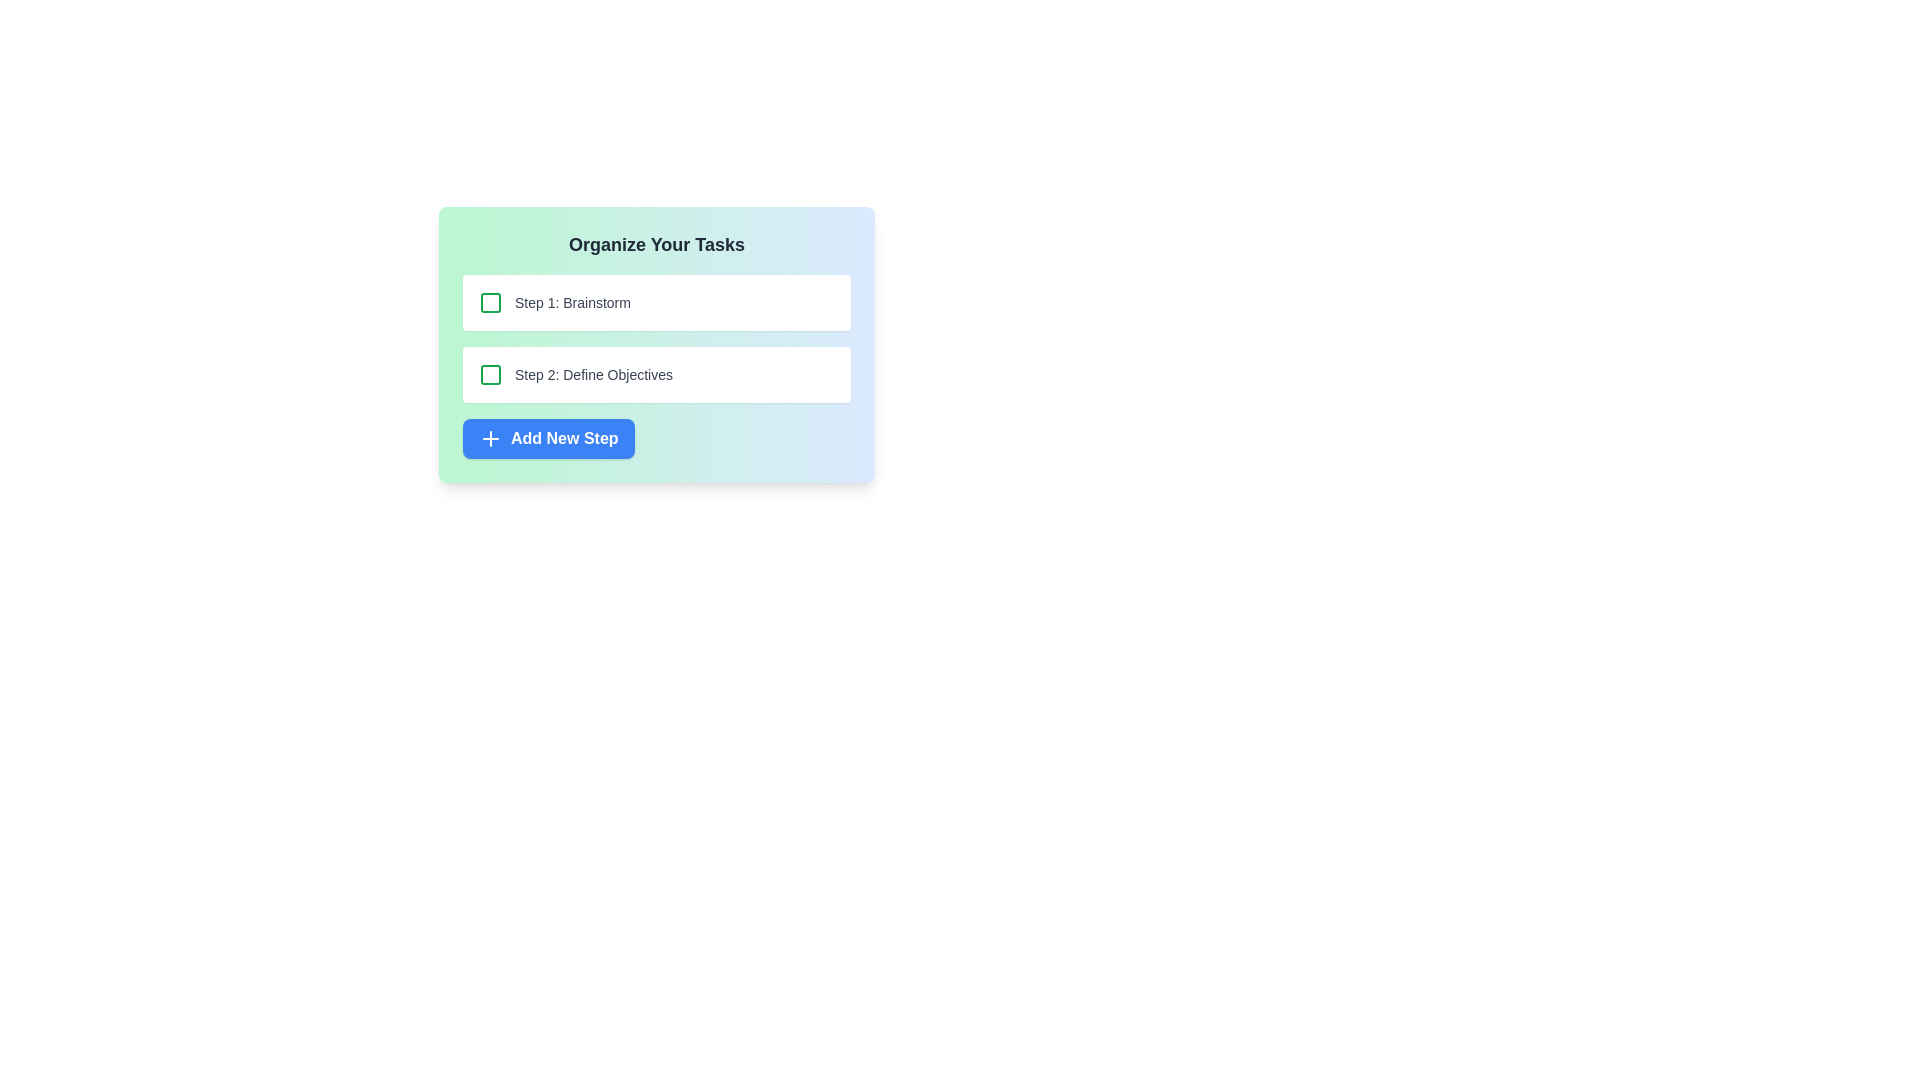 This screenshot has height=1080, width=1920. What do you see at coordinates (490, 303) in the screenshot?
I see `the green square-shaped checkbox located in the first row of the task list, immediately to the left of the text 'Step 1: Brainstorm'` at bounding box center [490, 303].